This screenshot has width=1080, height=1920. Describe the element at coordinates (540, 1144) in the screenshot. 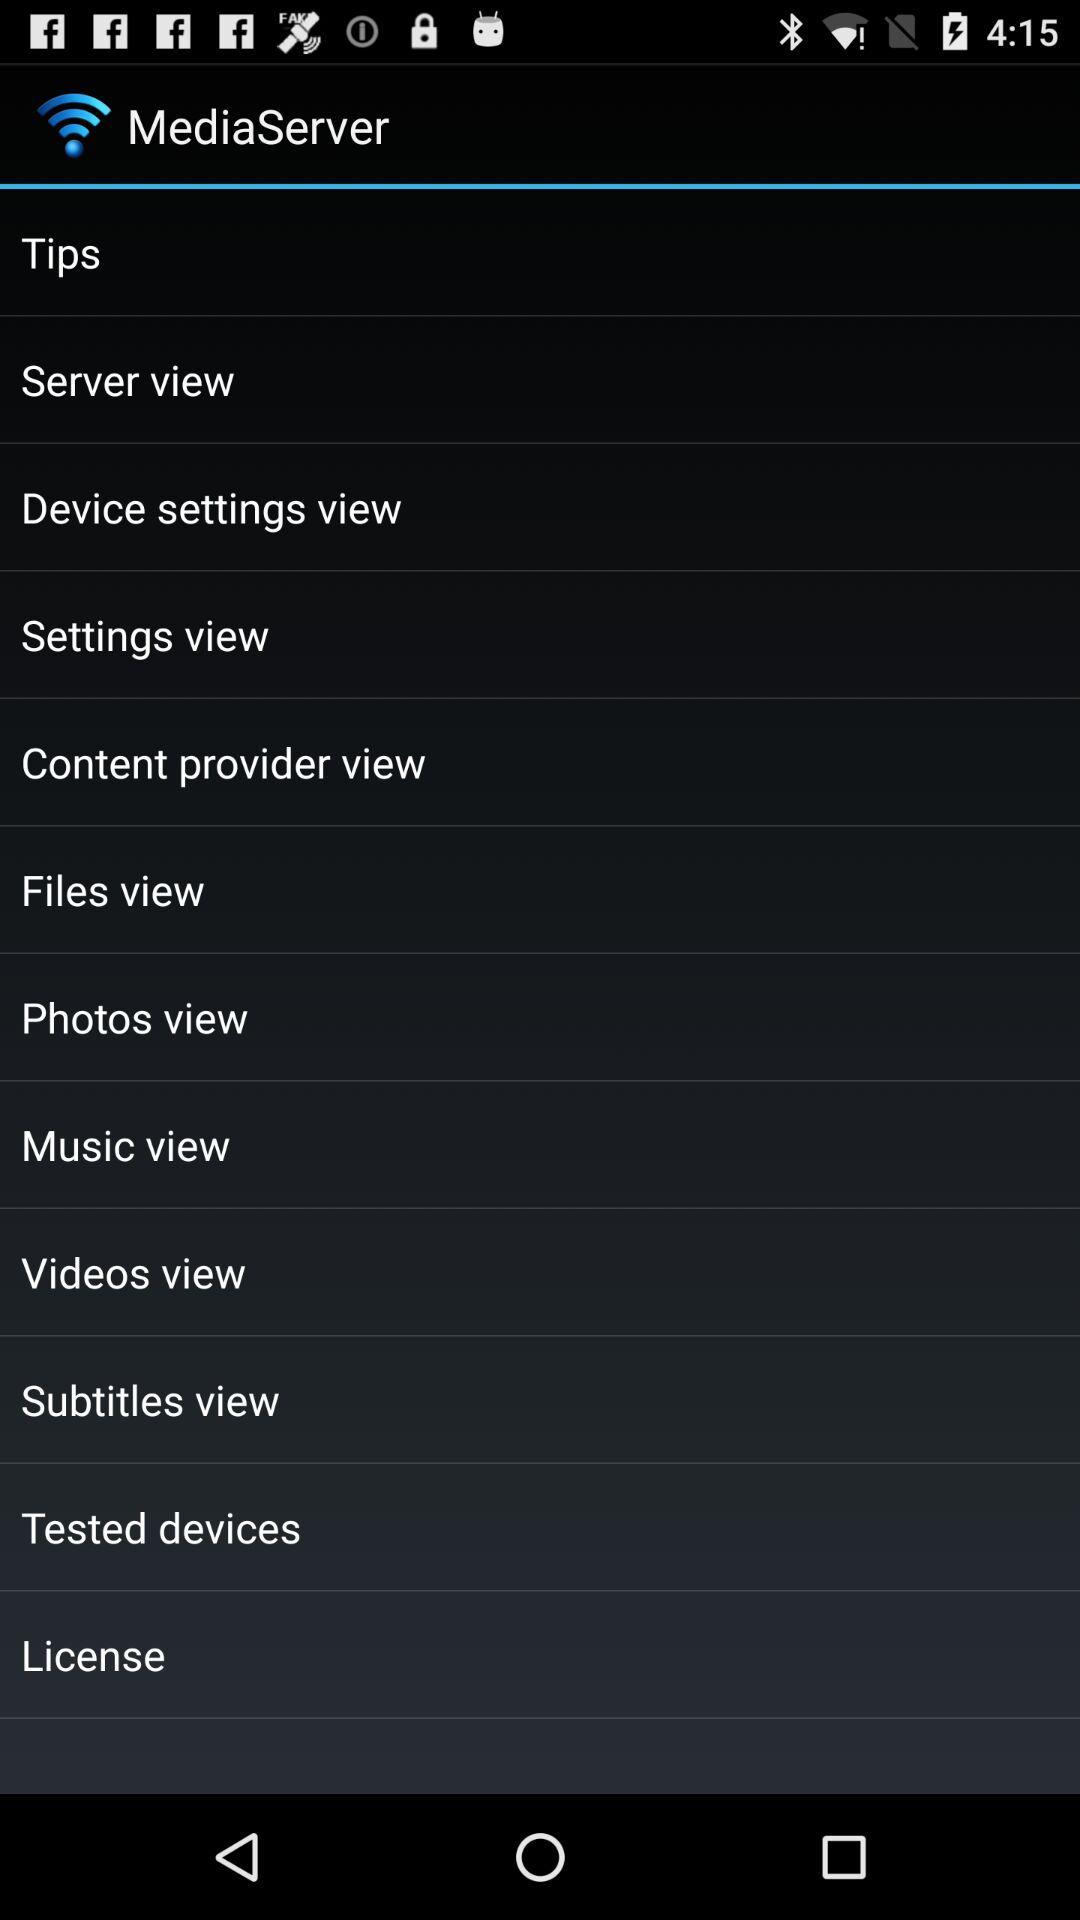

I see `the music view checkbox` at that location.